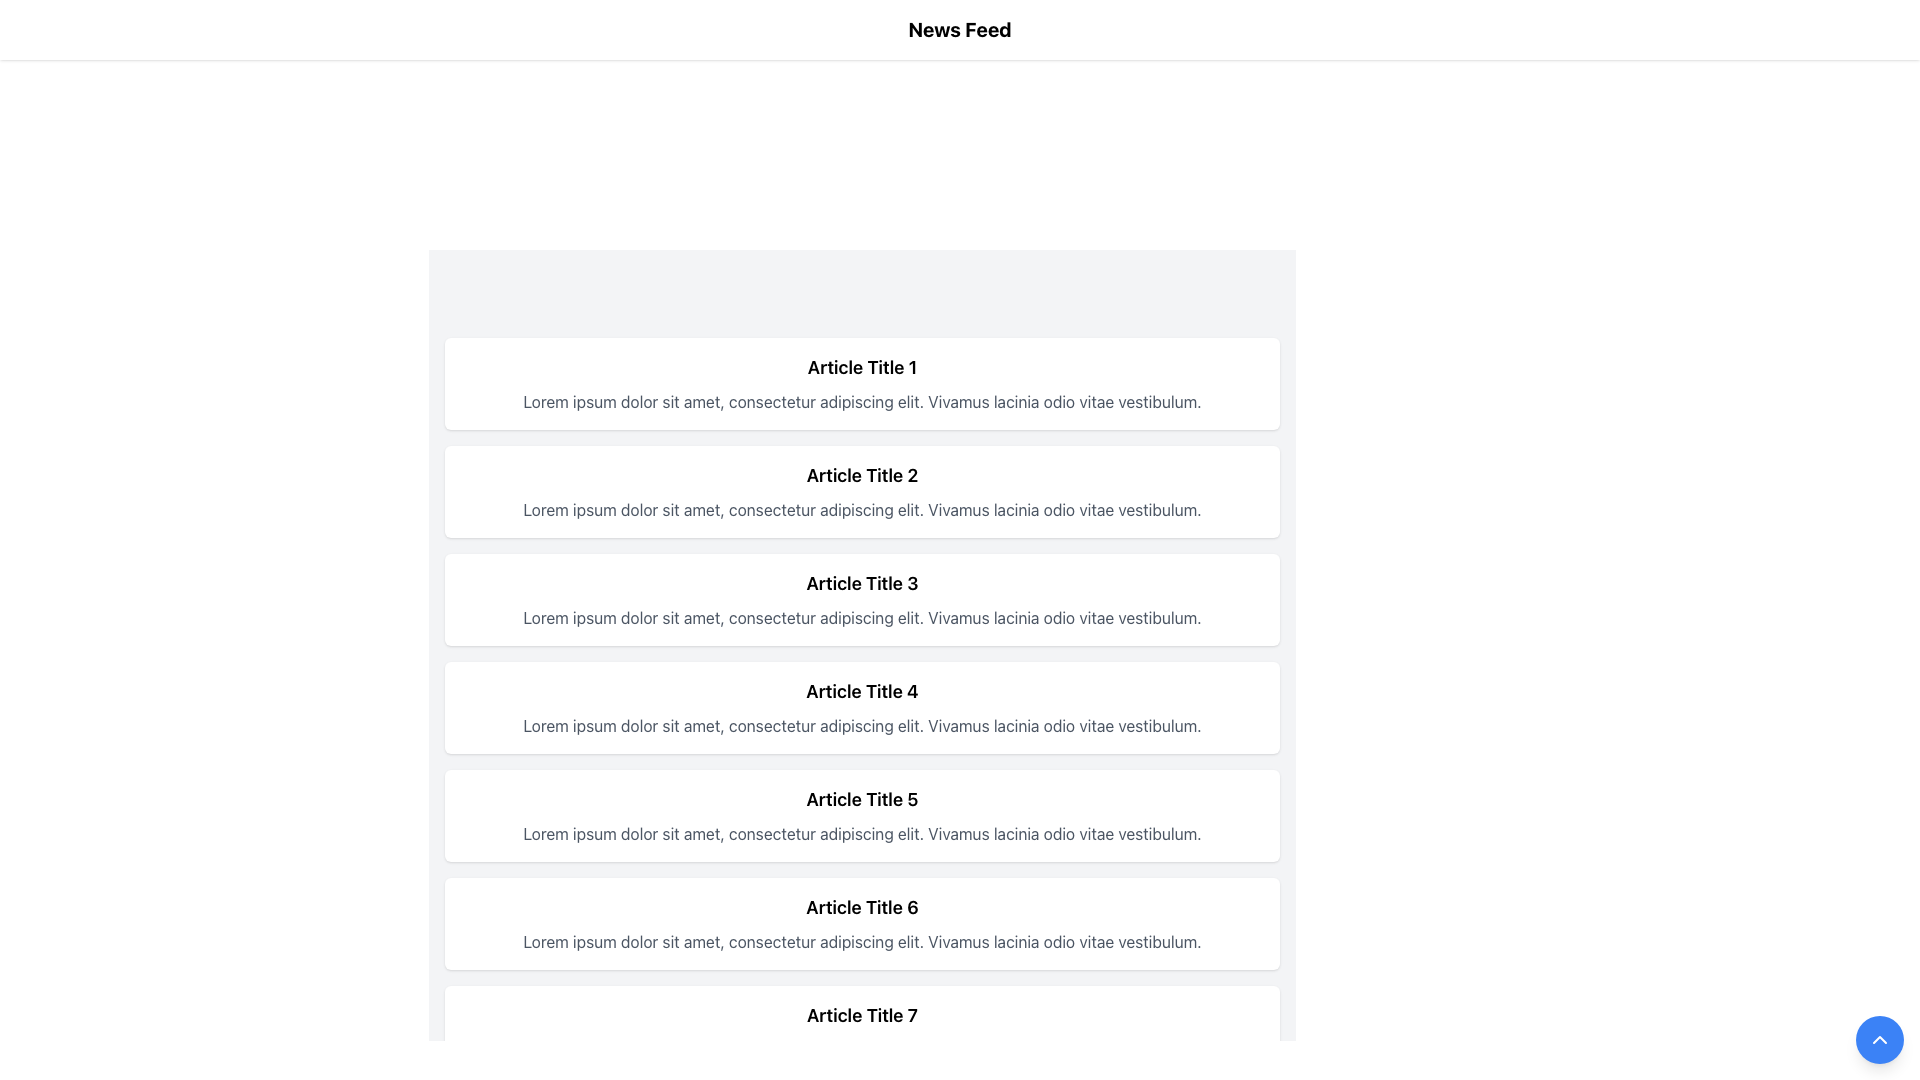 The height and width of the screenshot is (1080, 1920). Describe the element at coordinates (862, 583) in the screenshot. I see `the text label displaying 'Article Title 3'` at that location.